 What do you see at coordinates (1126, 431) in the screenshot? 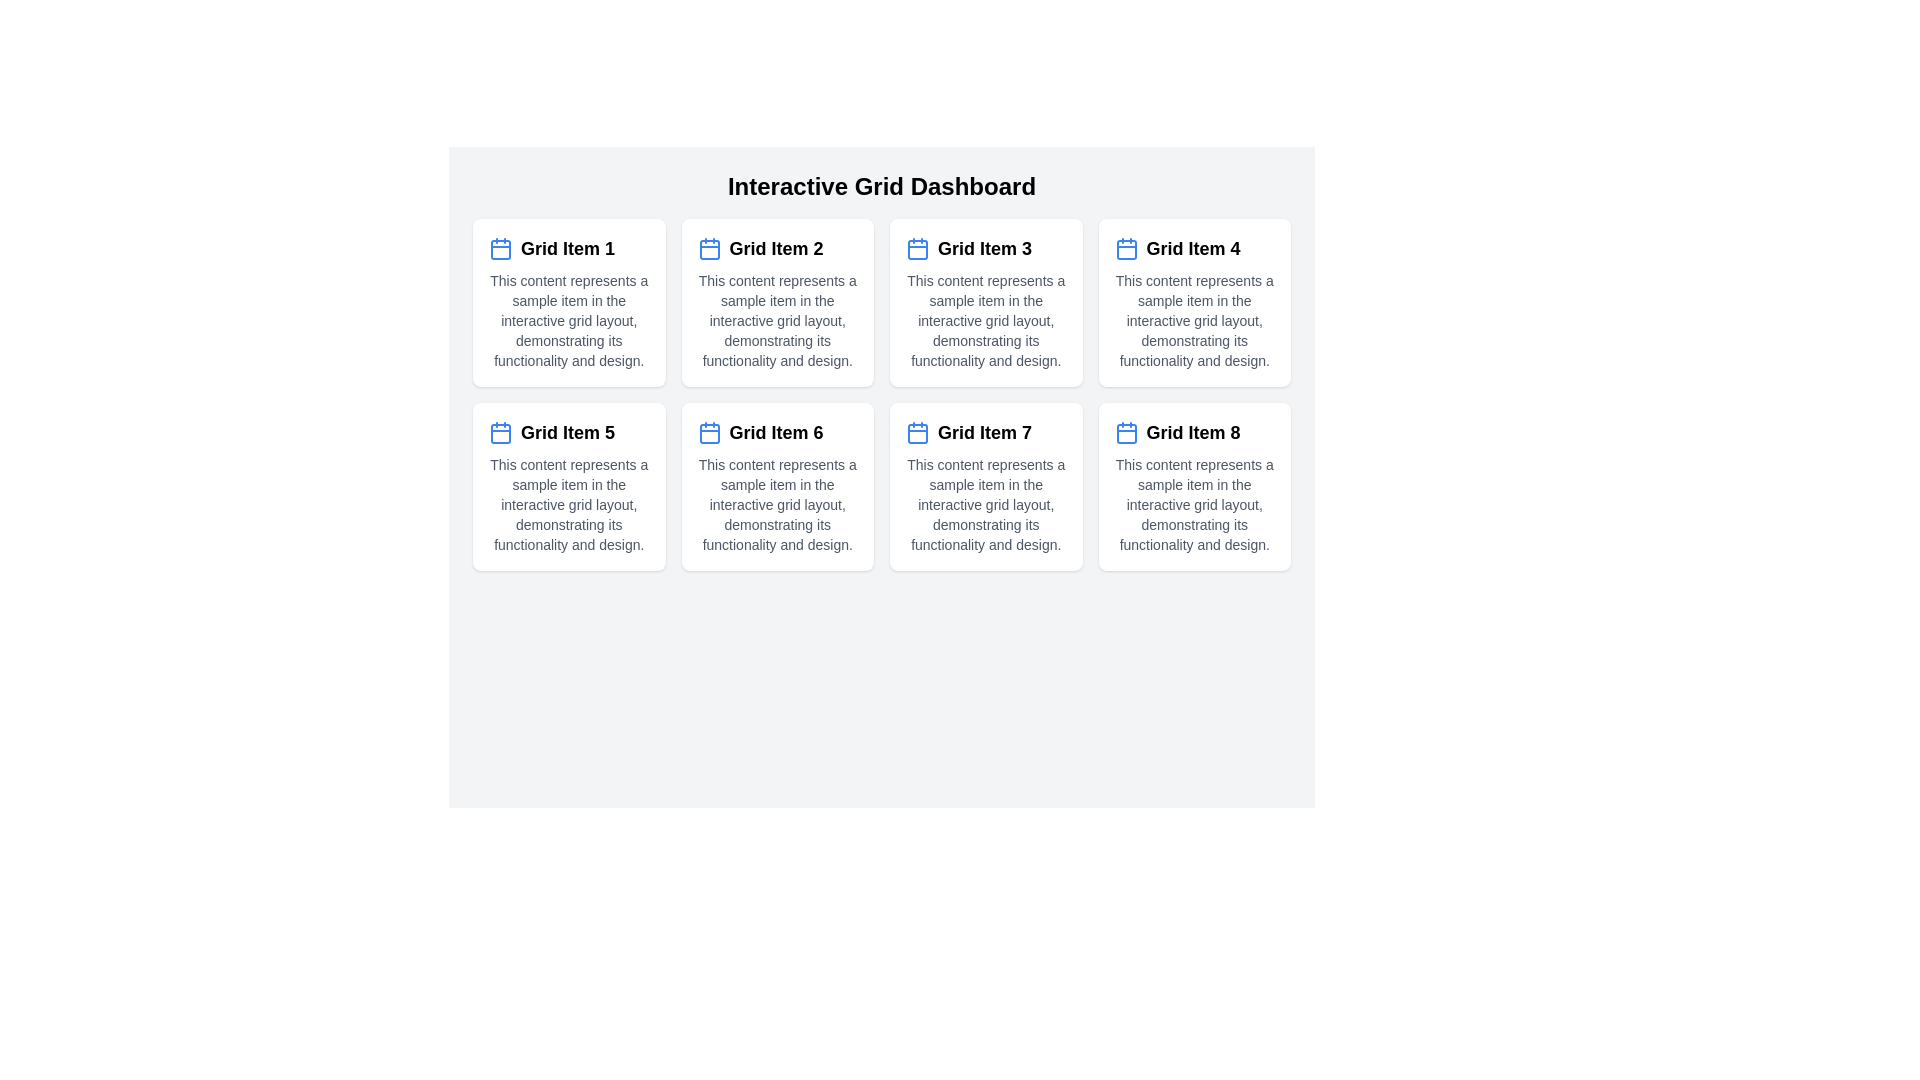
I see `the calendar icon located in the bottom-right corner of 'Grid Item 8', which is positioned to the left of the text header 'Grid Item 8'` at bounding box center [1126, 431].